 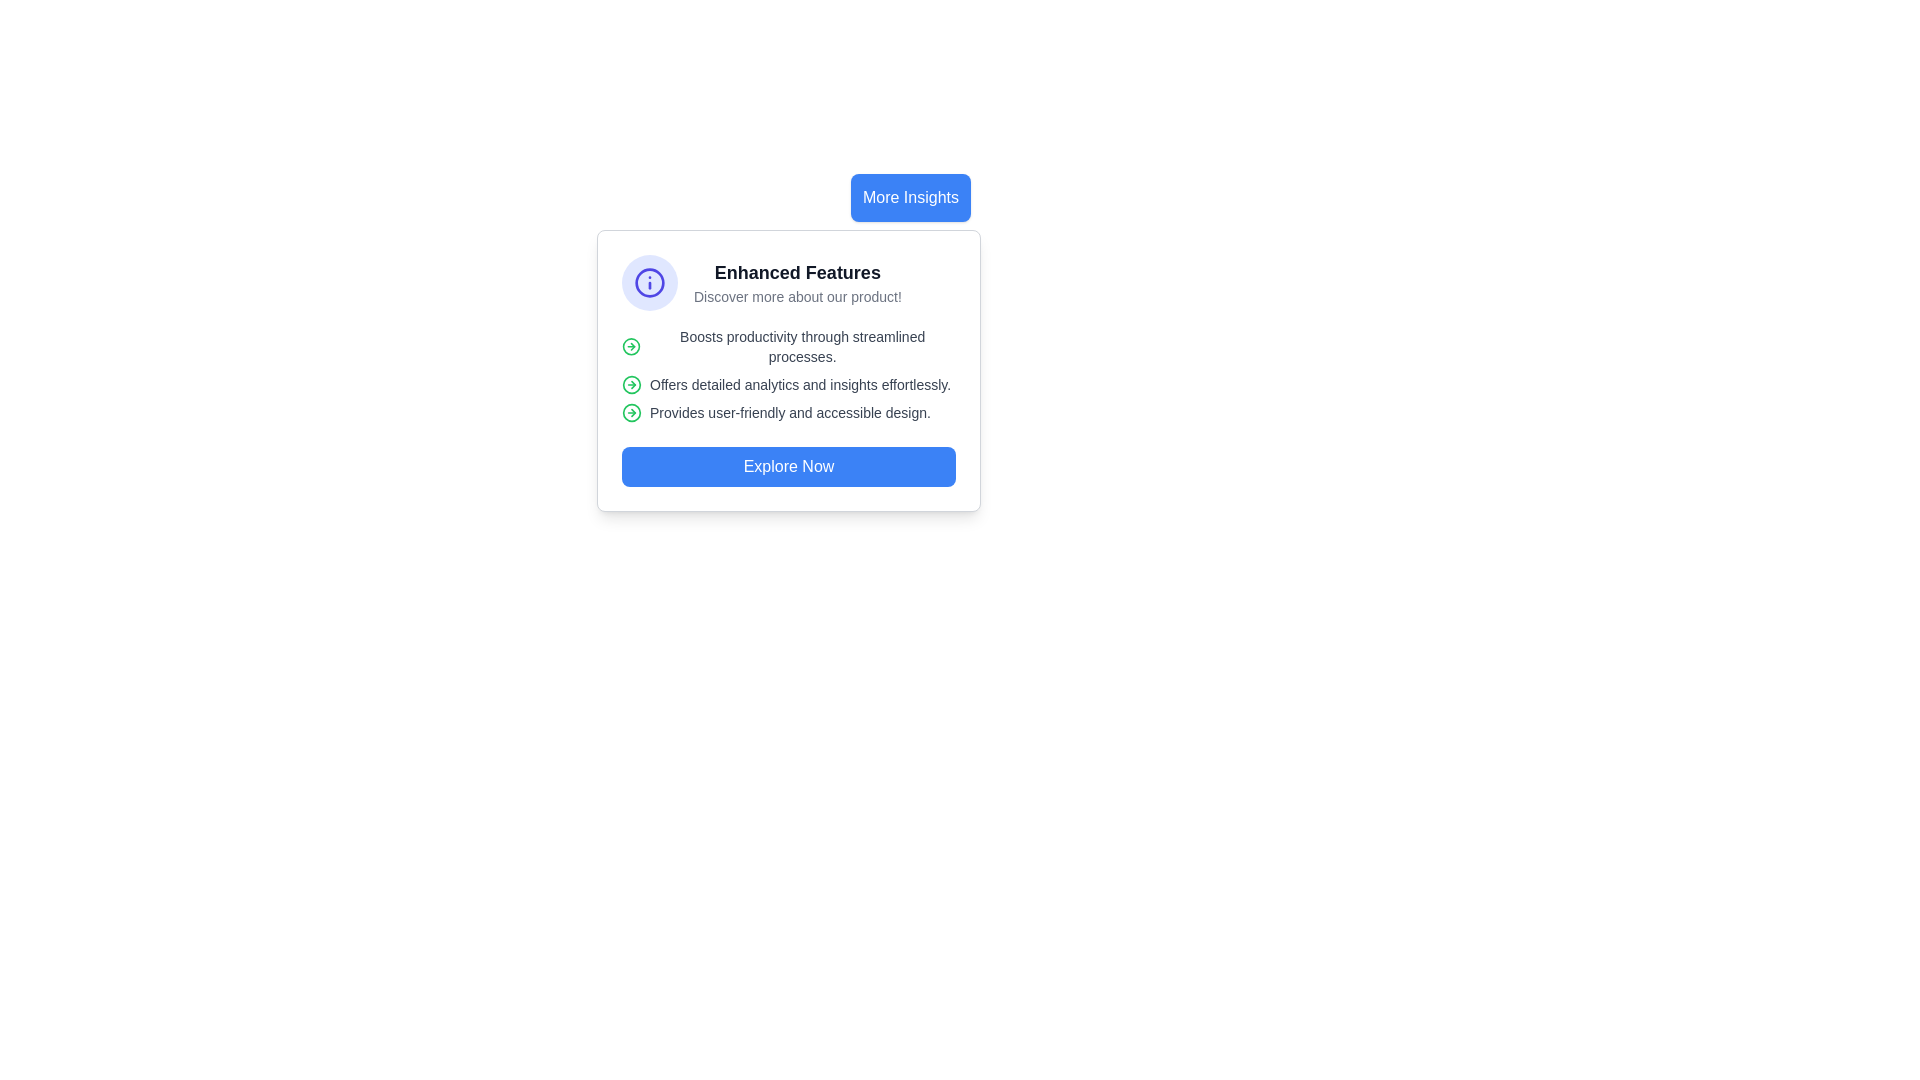 What do you see at coordinates (631, 385) in the screenshot?
I see `the icon in the second row of the 'Enhanced Features' section, which serves as a visual indicator for the feature's functionality` at bounding box center [631, 385].